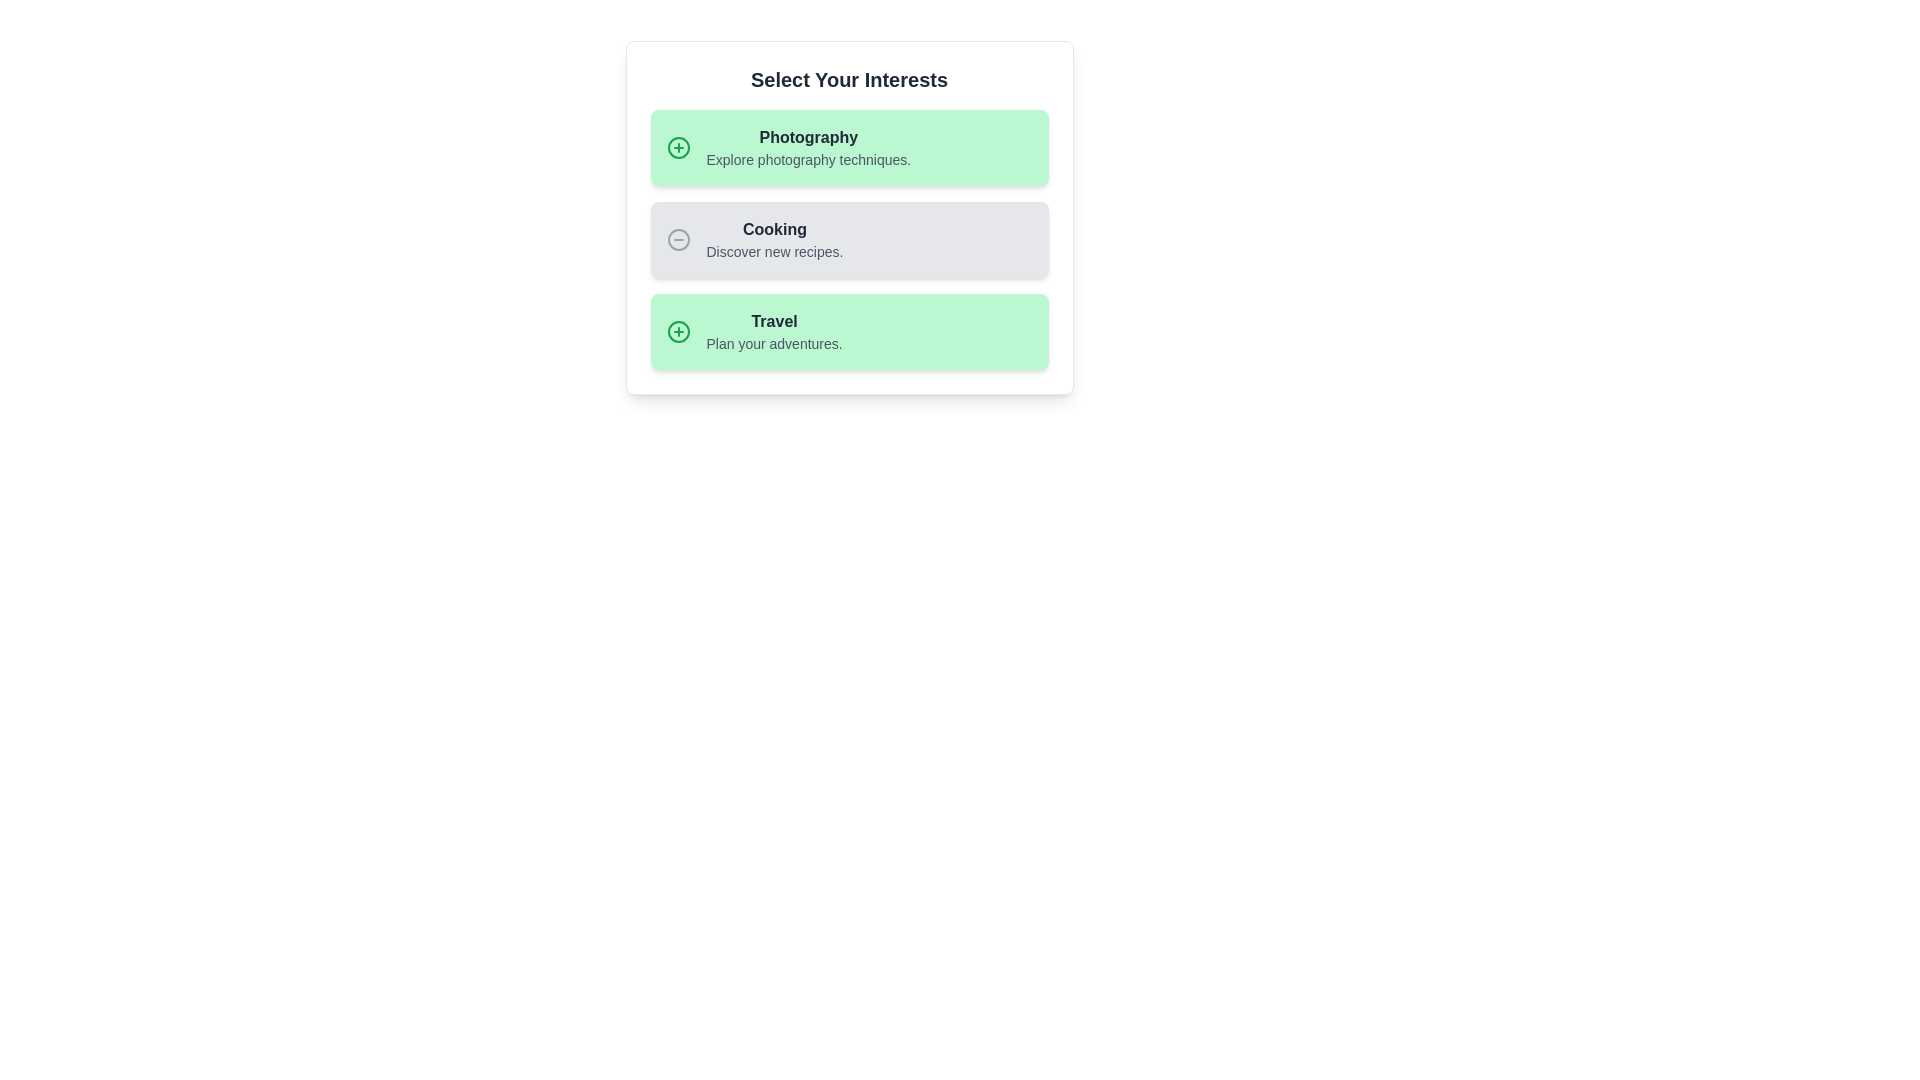 The image size is (1920, 1080). Describe the element at coordinates (849, 146) in the screenshot. I see `the interest Photography` at that location.